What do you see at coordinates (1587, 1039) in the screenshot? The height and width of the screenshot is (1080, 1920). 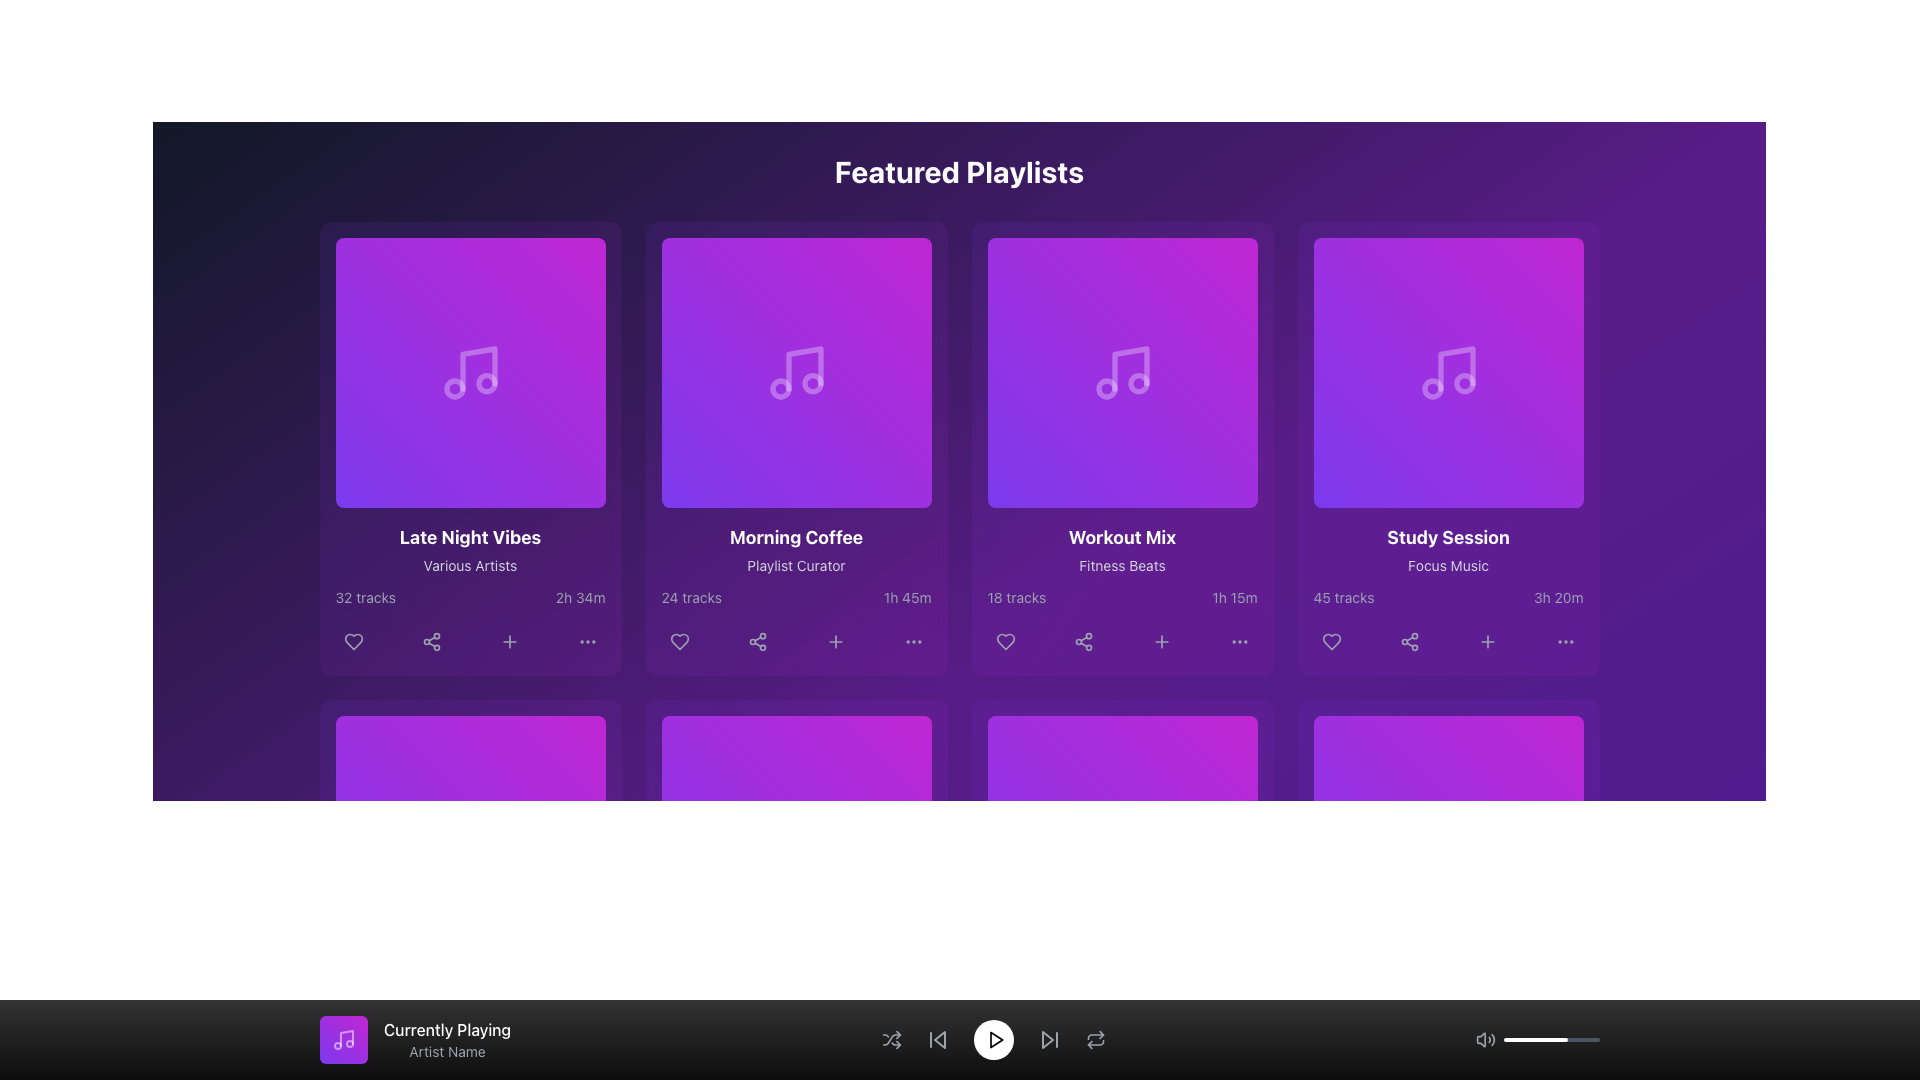 I see `the volume level` at bounding box center [1587, 1039].